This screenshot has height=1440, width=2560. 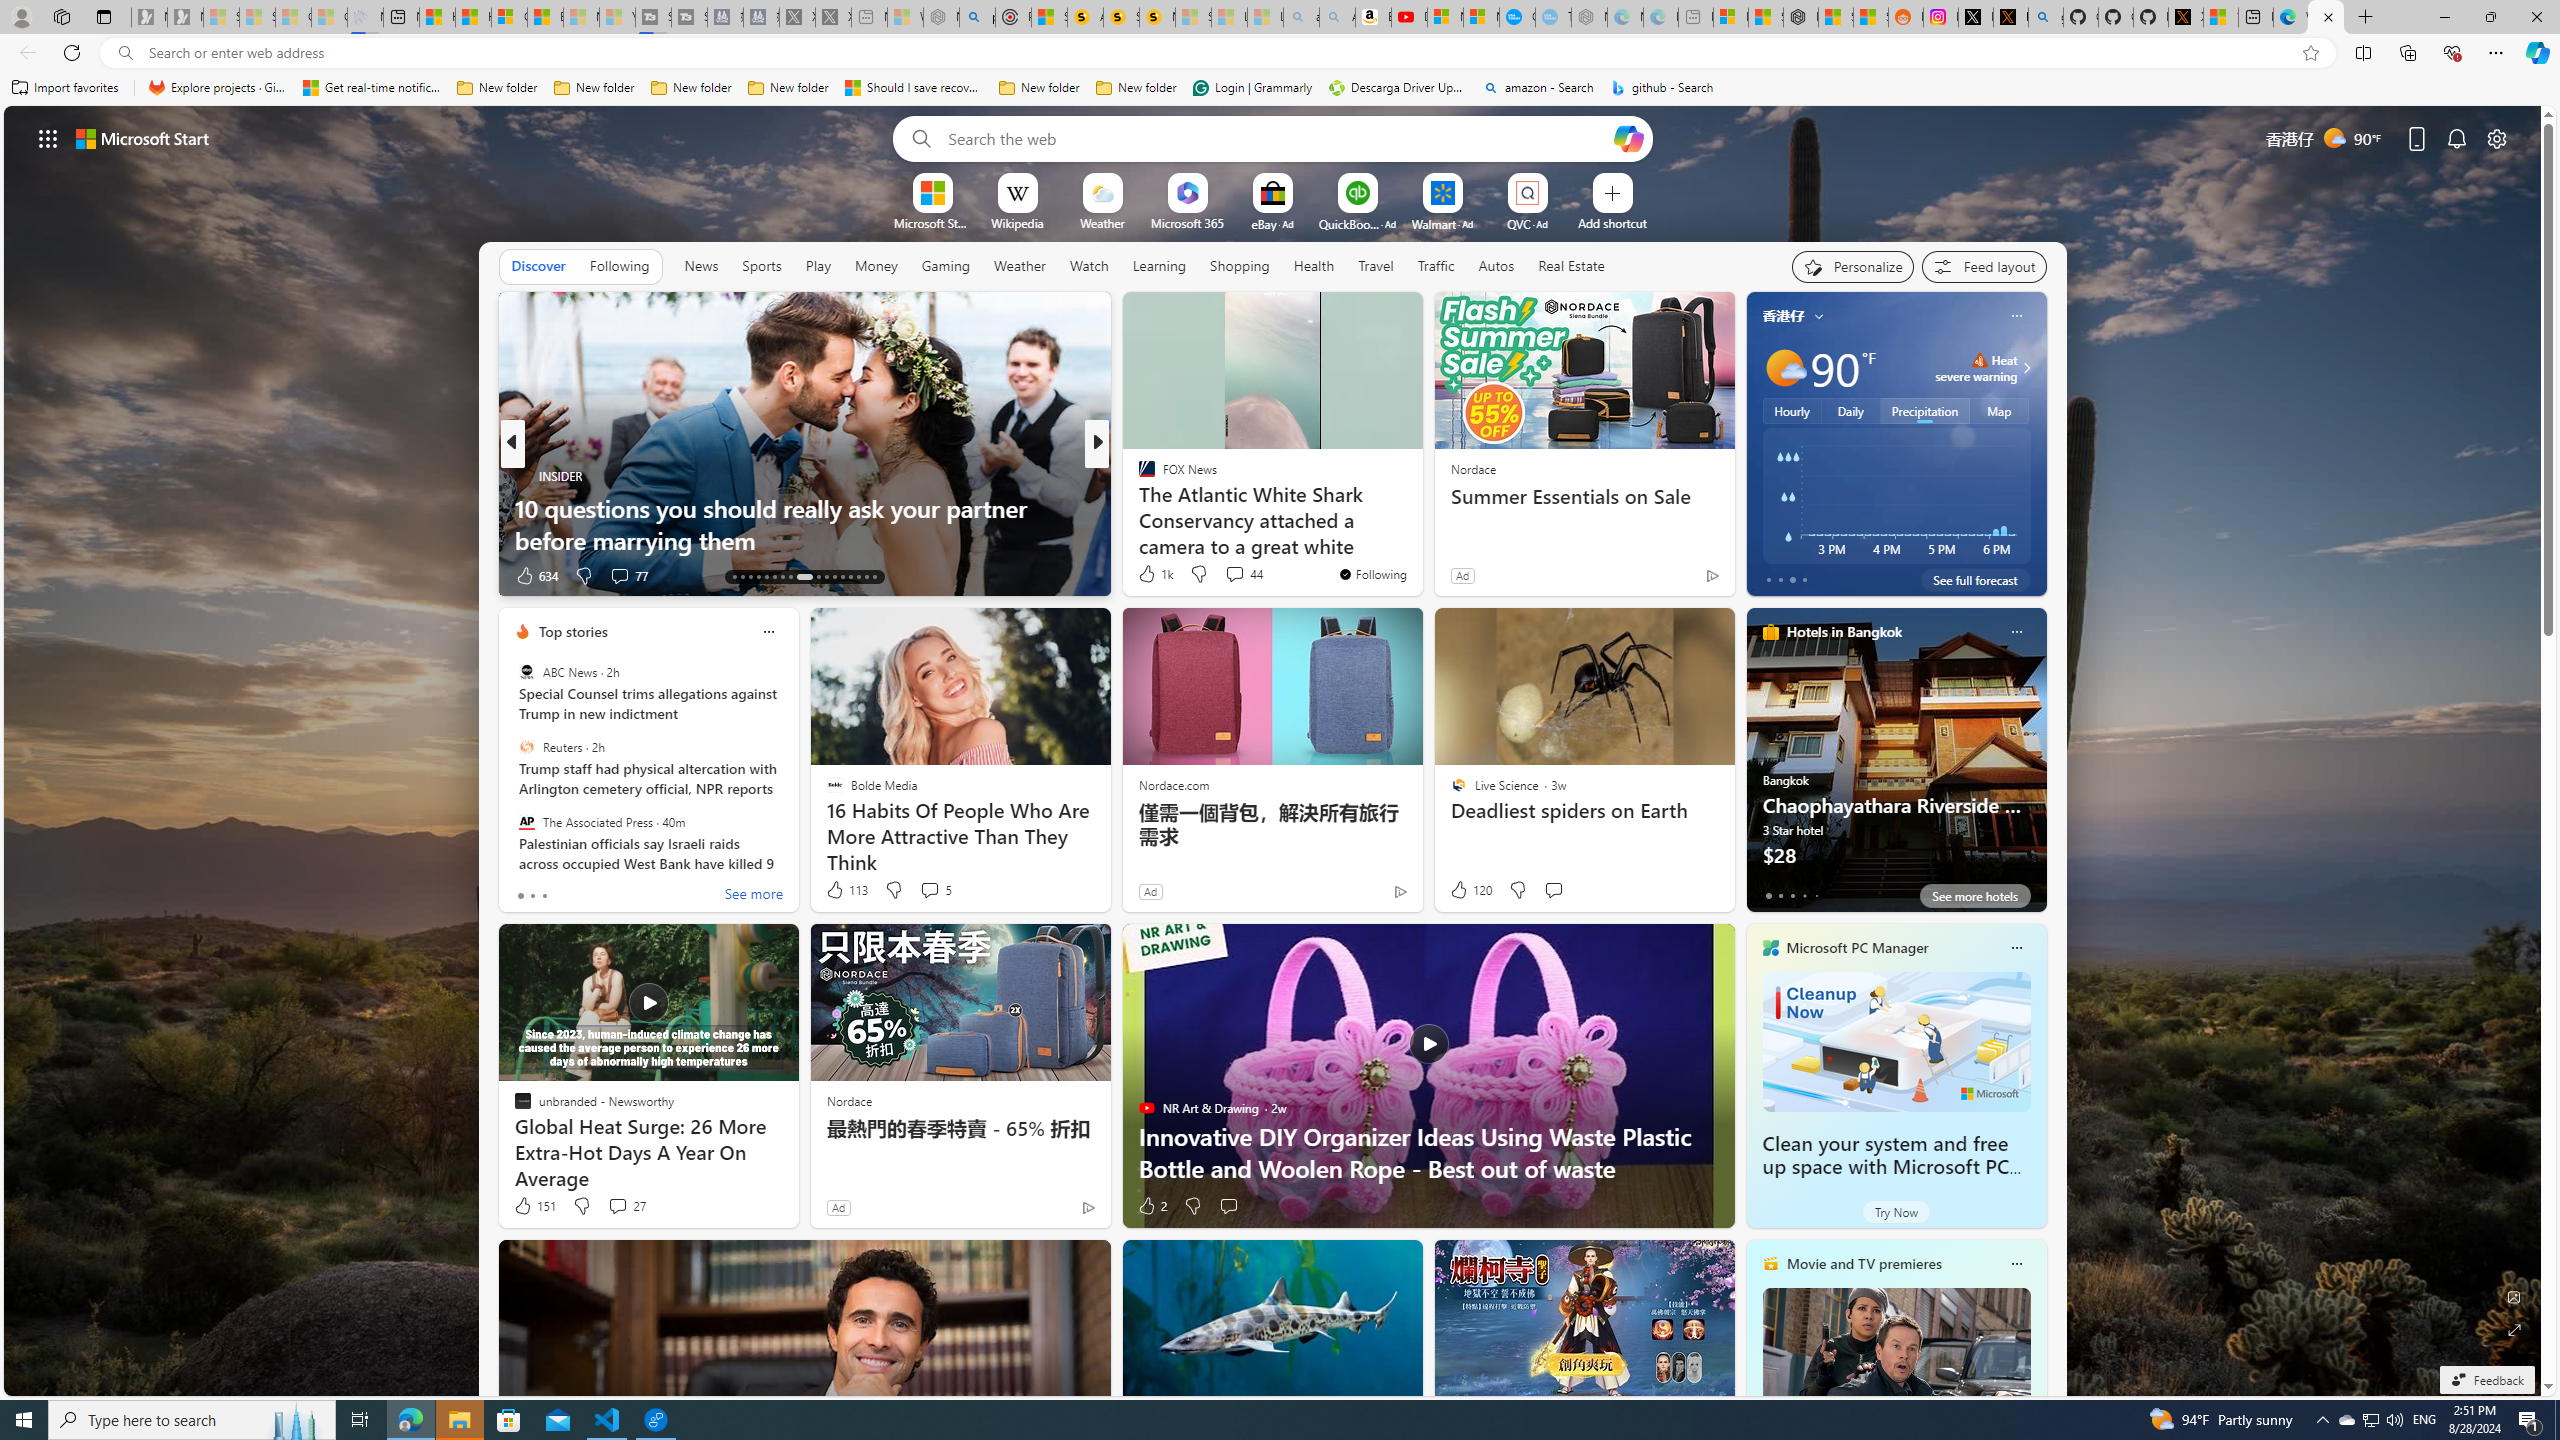 What do you see at coordinates (1239, 264) in the screenshot?
I see `'Shopping'` at bounding box center [1239, 264].